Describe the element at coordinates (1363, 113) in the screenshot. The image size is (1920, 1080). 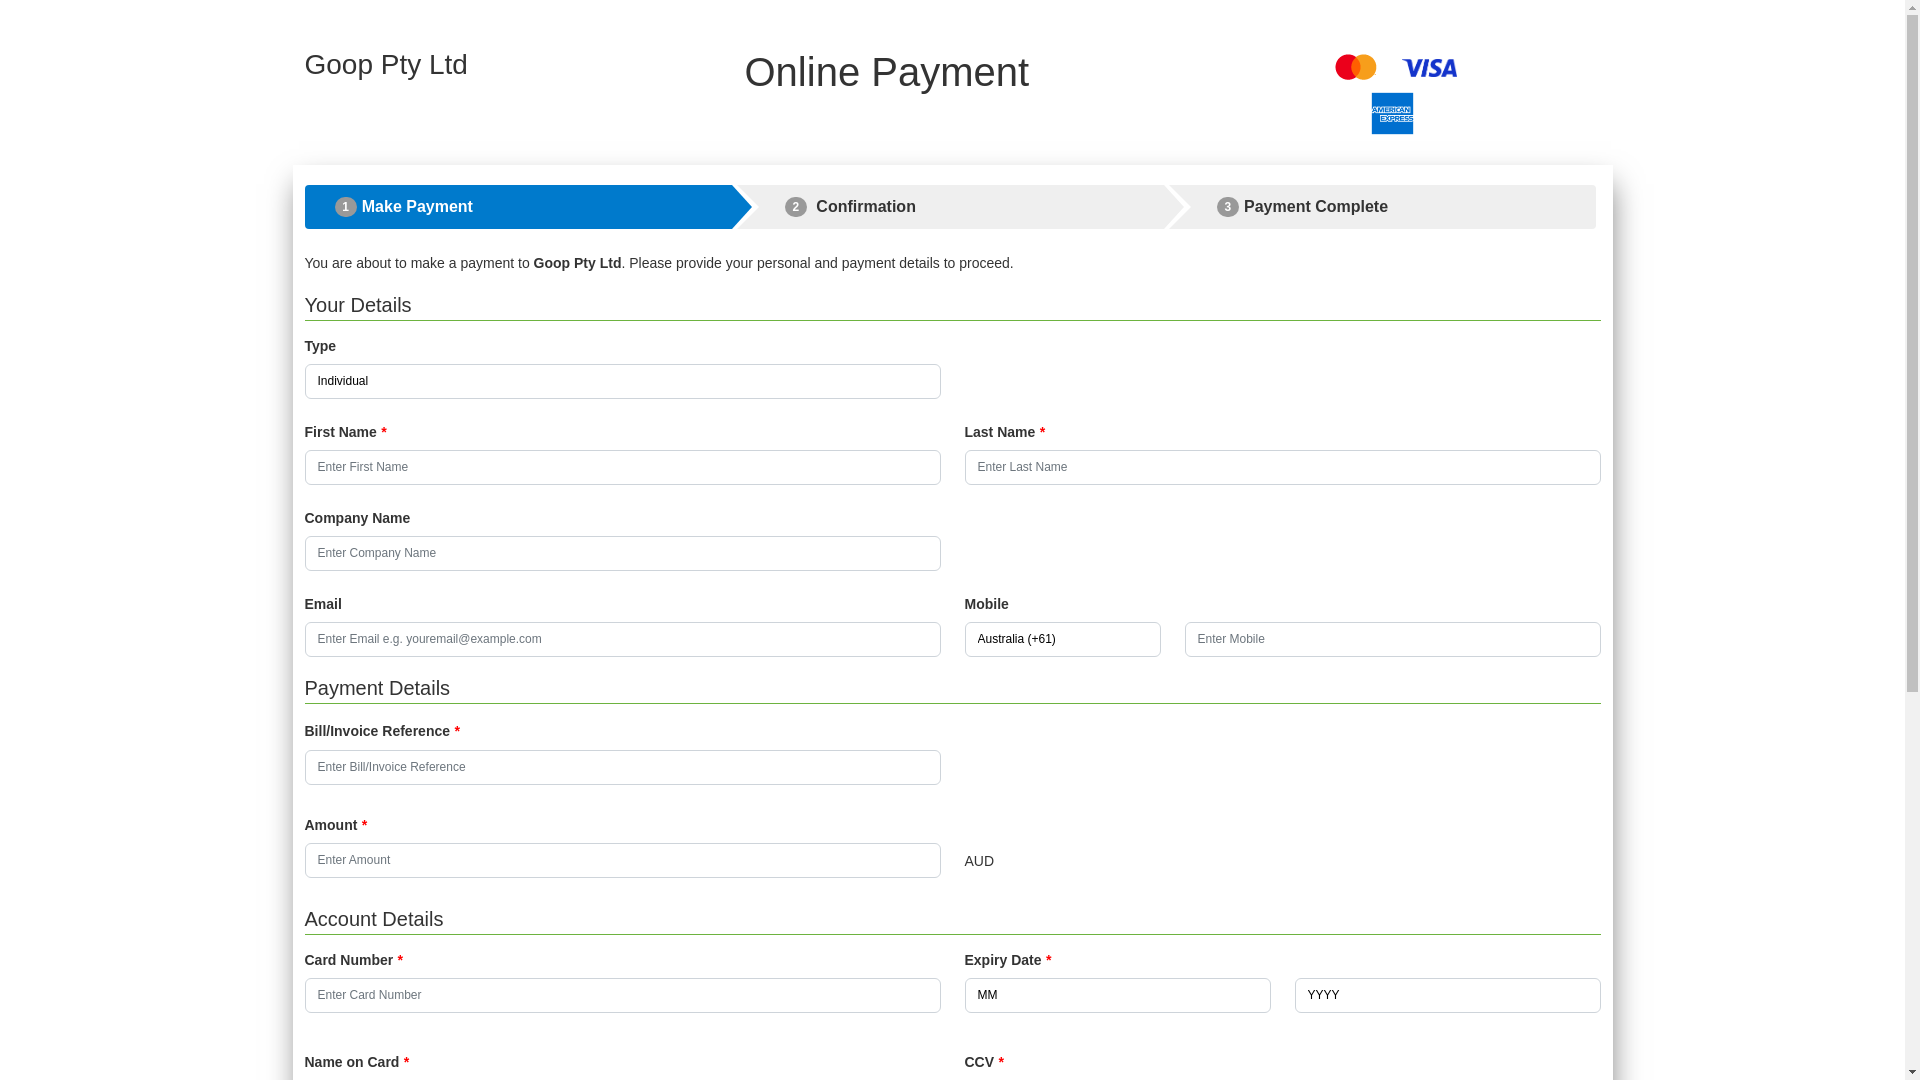
I see `'Amex American'` at that location.